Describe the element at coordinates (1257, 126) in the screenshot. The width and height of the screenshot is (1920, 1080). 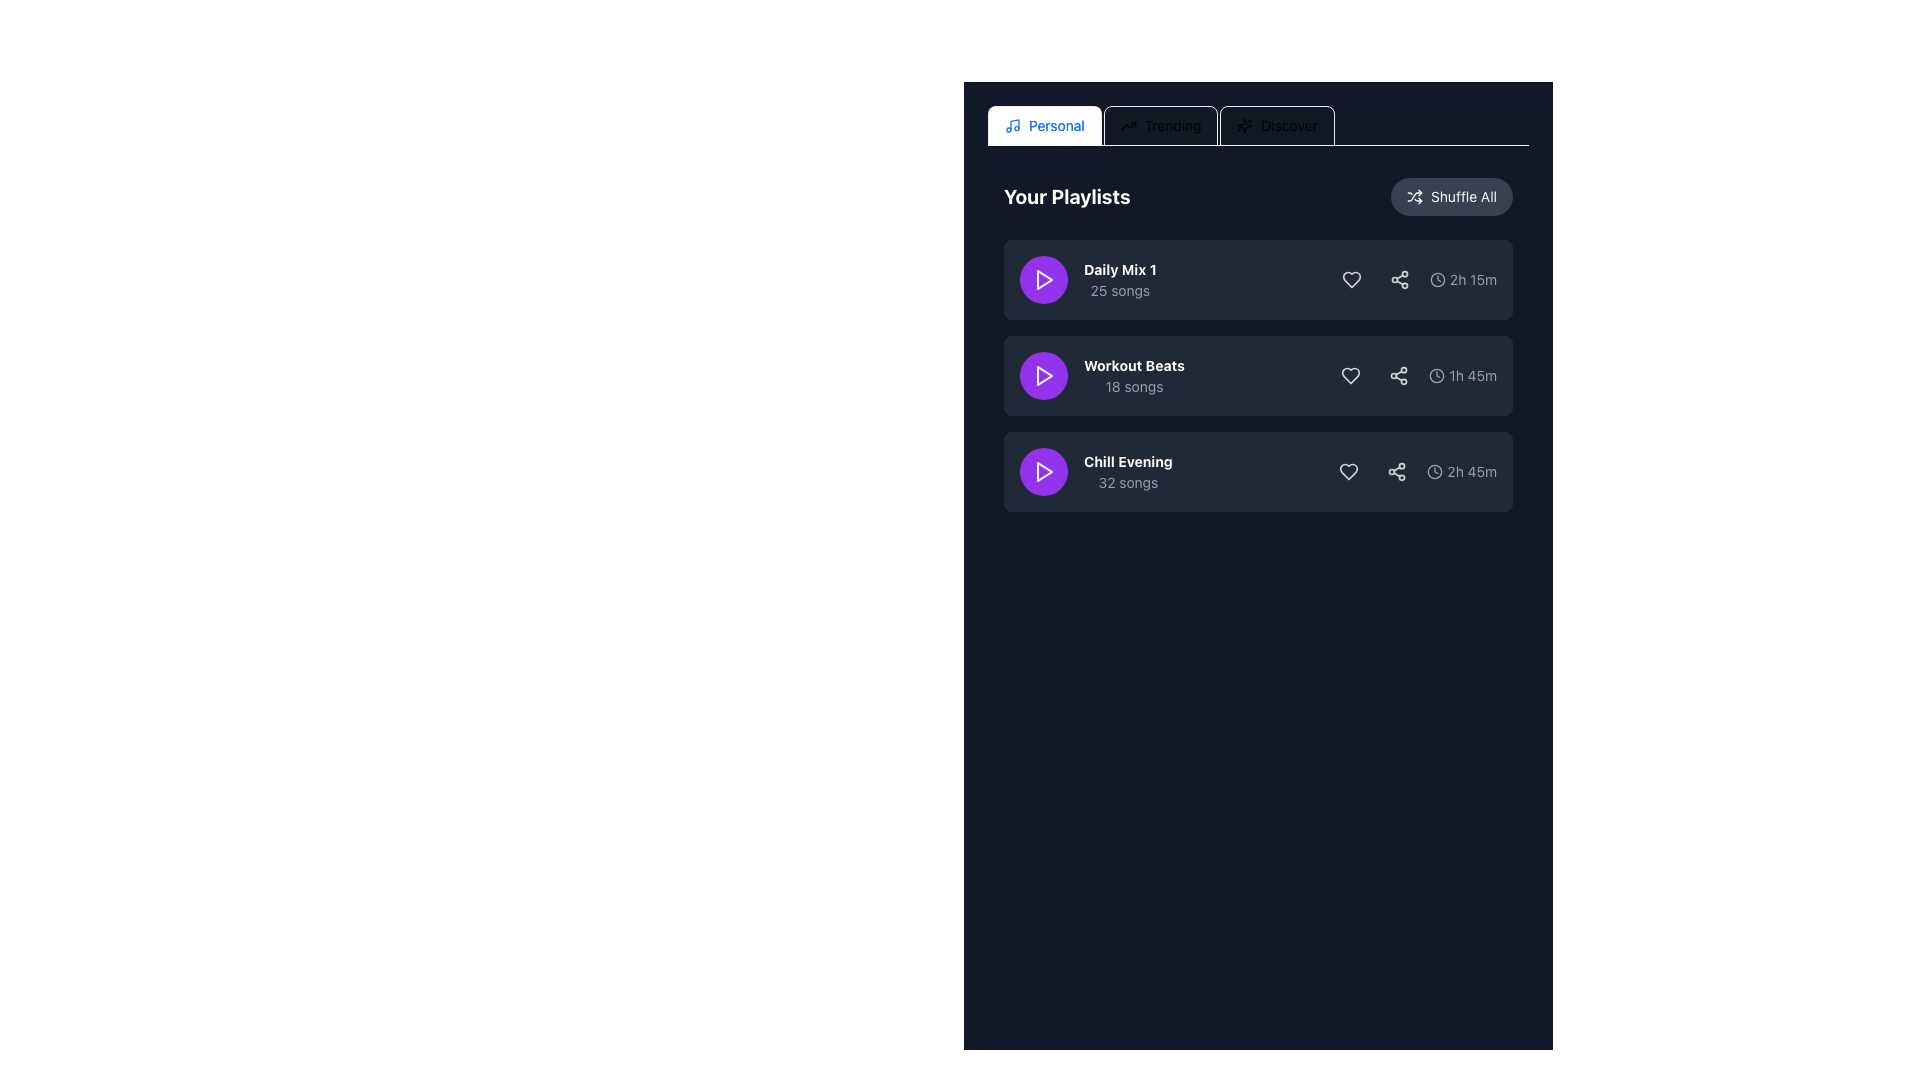
I see `the 'Discover' tab in the navigation tab bar` at that location.